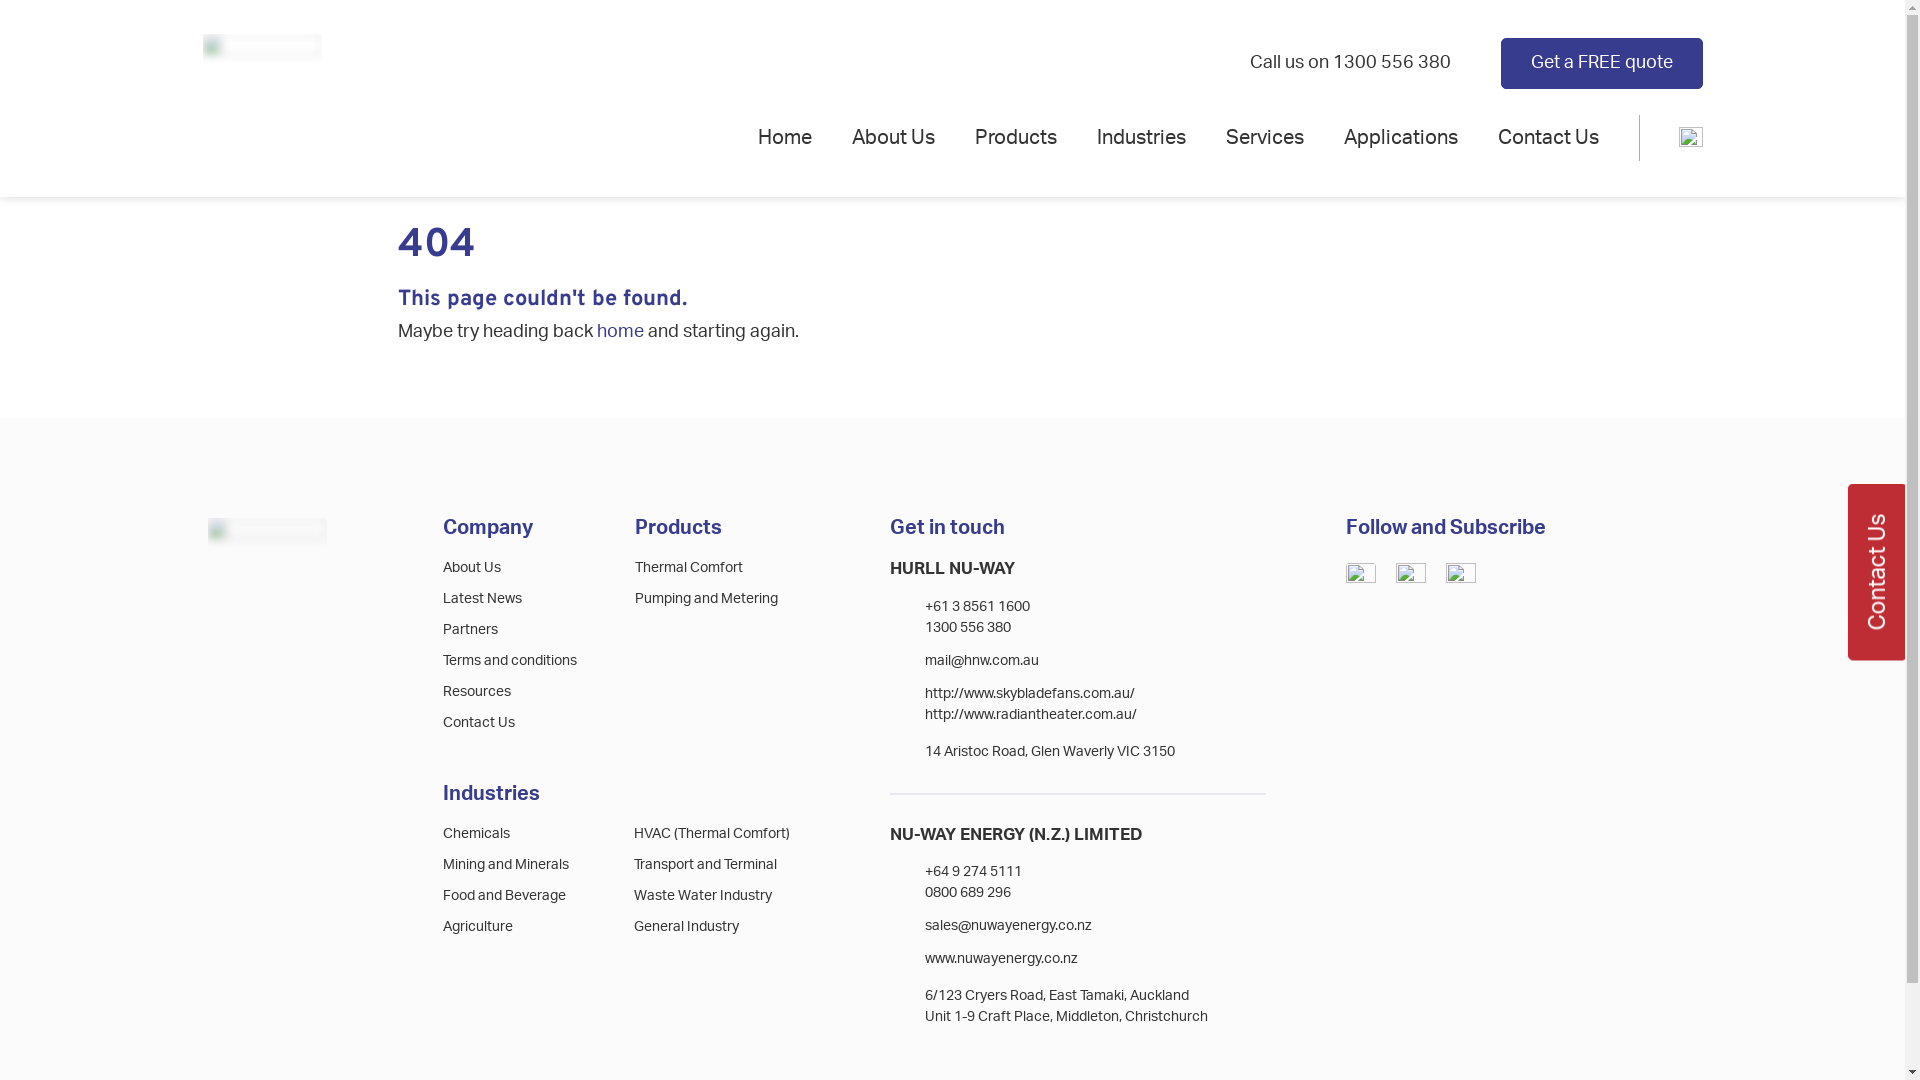 This screenshot has width=1920, height=1080. What do you see at coordinates (1400, 137) in the screenshot?
I see `'Applications'` at bounding box center [1400, 137].